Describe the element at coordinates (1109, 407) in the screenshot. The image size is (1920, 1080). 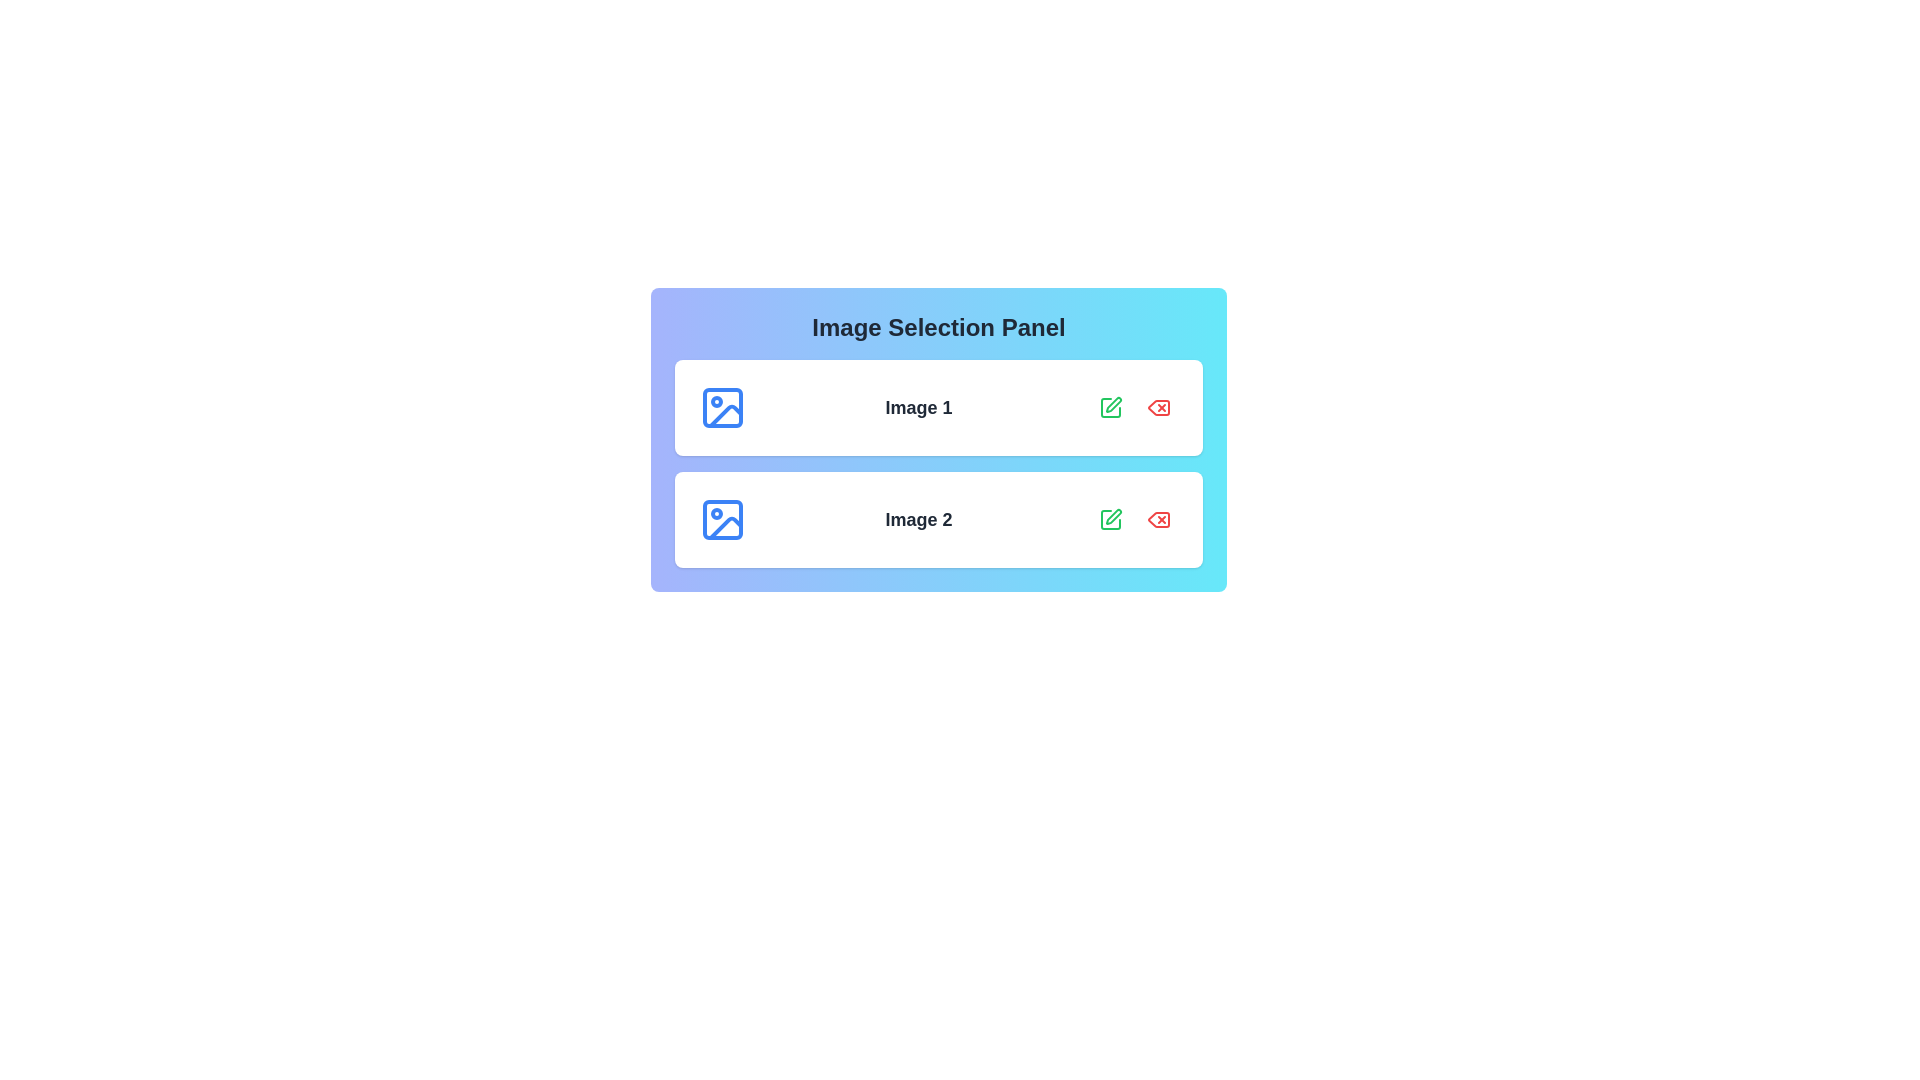
I see `the green edit icon button located to the right of 'Image 1' to observe the hover effect` at that location.